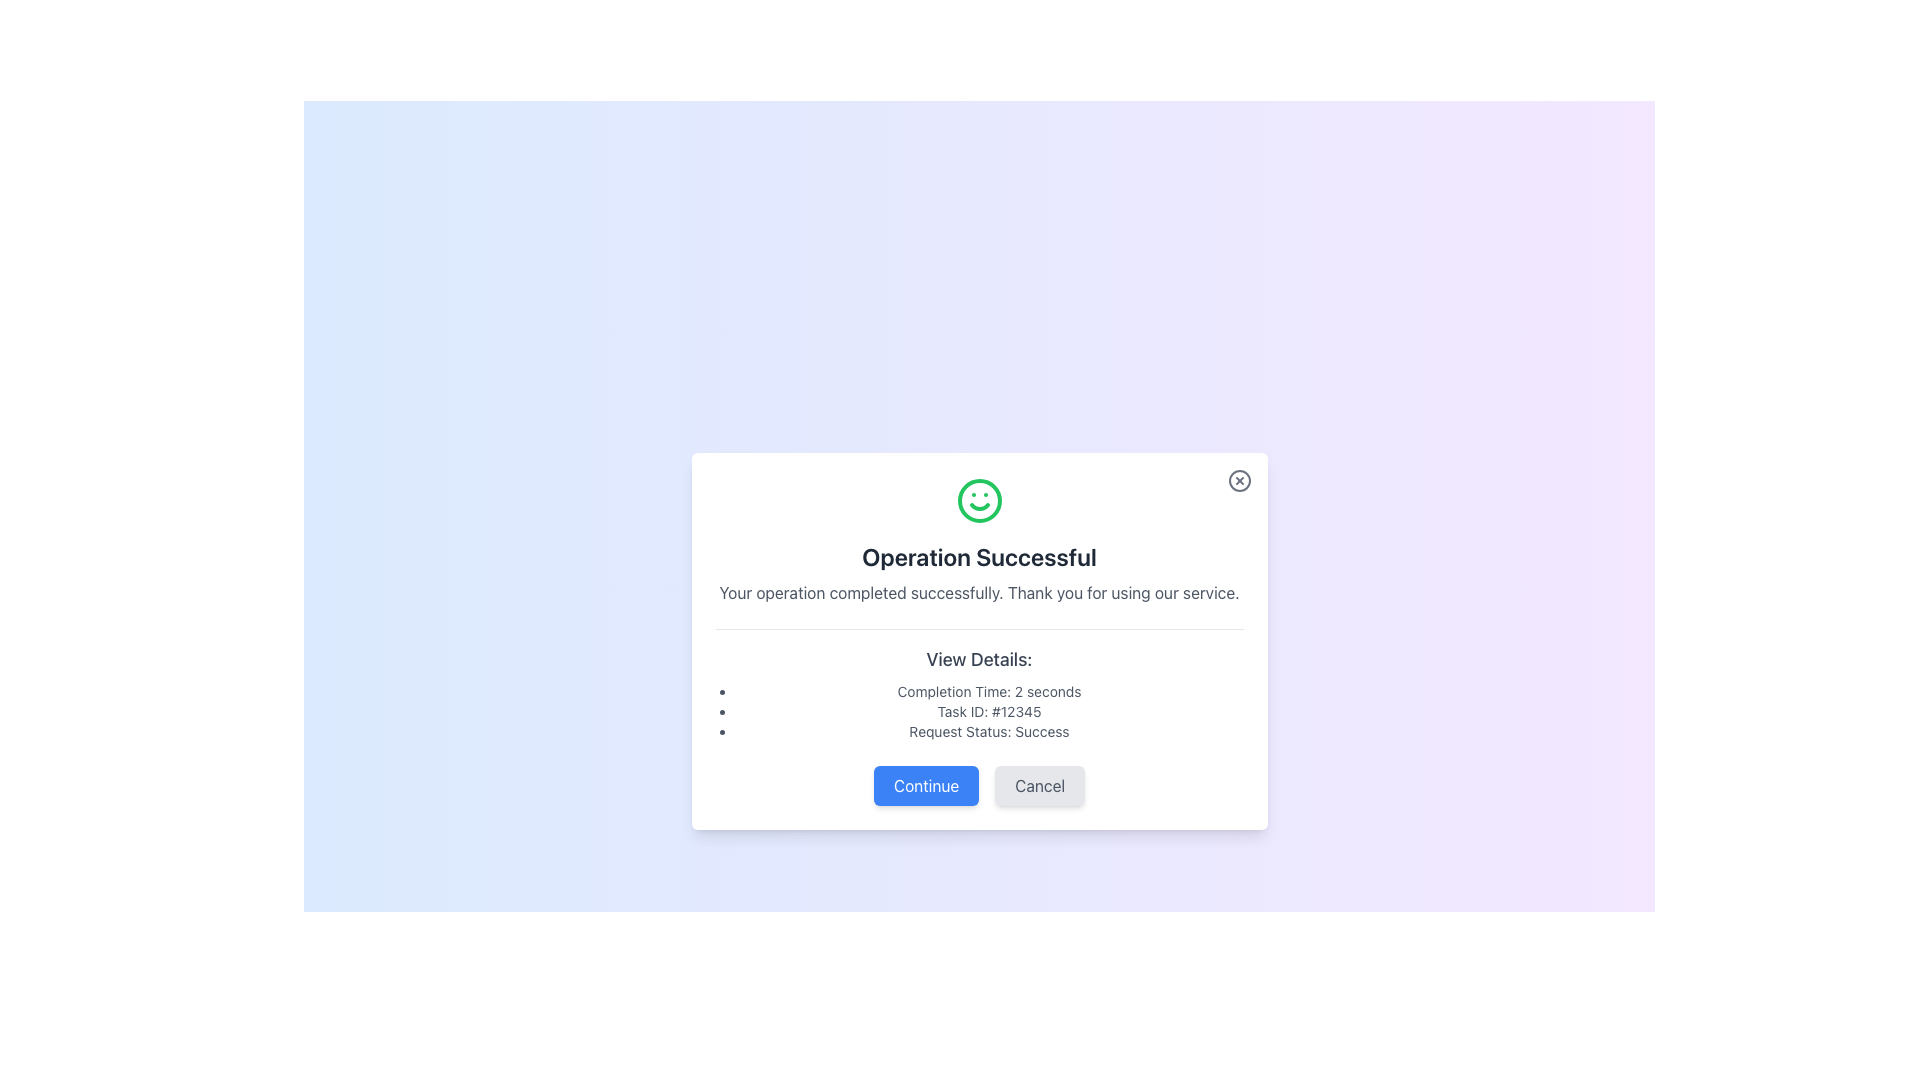 This screenshot has width=1920, height=1080. What do you see at coordinates (989, 731) in the screenshot?
I see `the success status text element located beneath 'Task ID: #12345' in the bullet-pointed list under the title 'View Details'` at bounding box center [989, 731].